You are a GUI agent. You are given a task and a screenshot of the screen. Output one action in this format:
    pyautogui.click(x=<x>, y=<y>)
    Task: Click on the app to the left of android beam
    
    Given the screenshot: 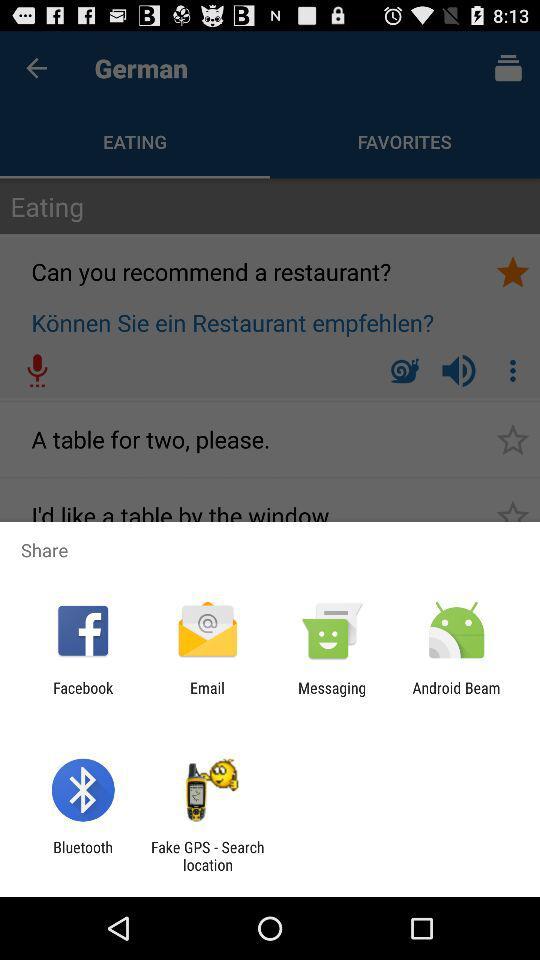 What is the action you would take?
    pyautogui.click(x=332, y=696)
    